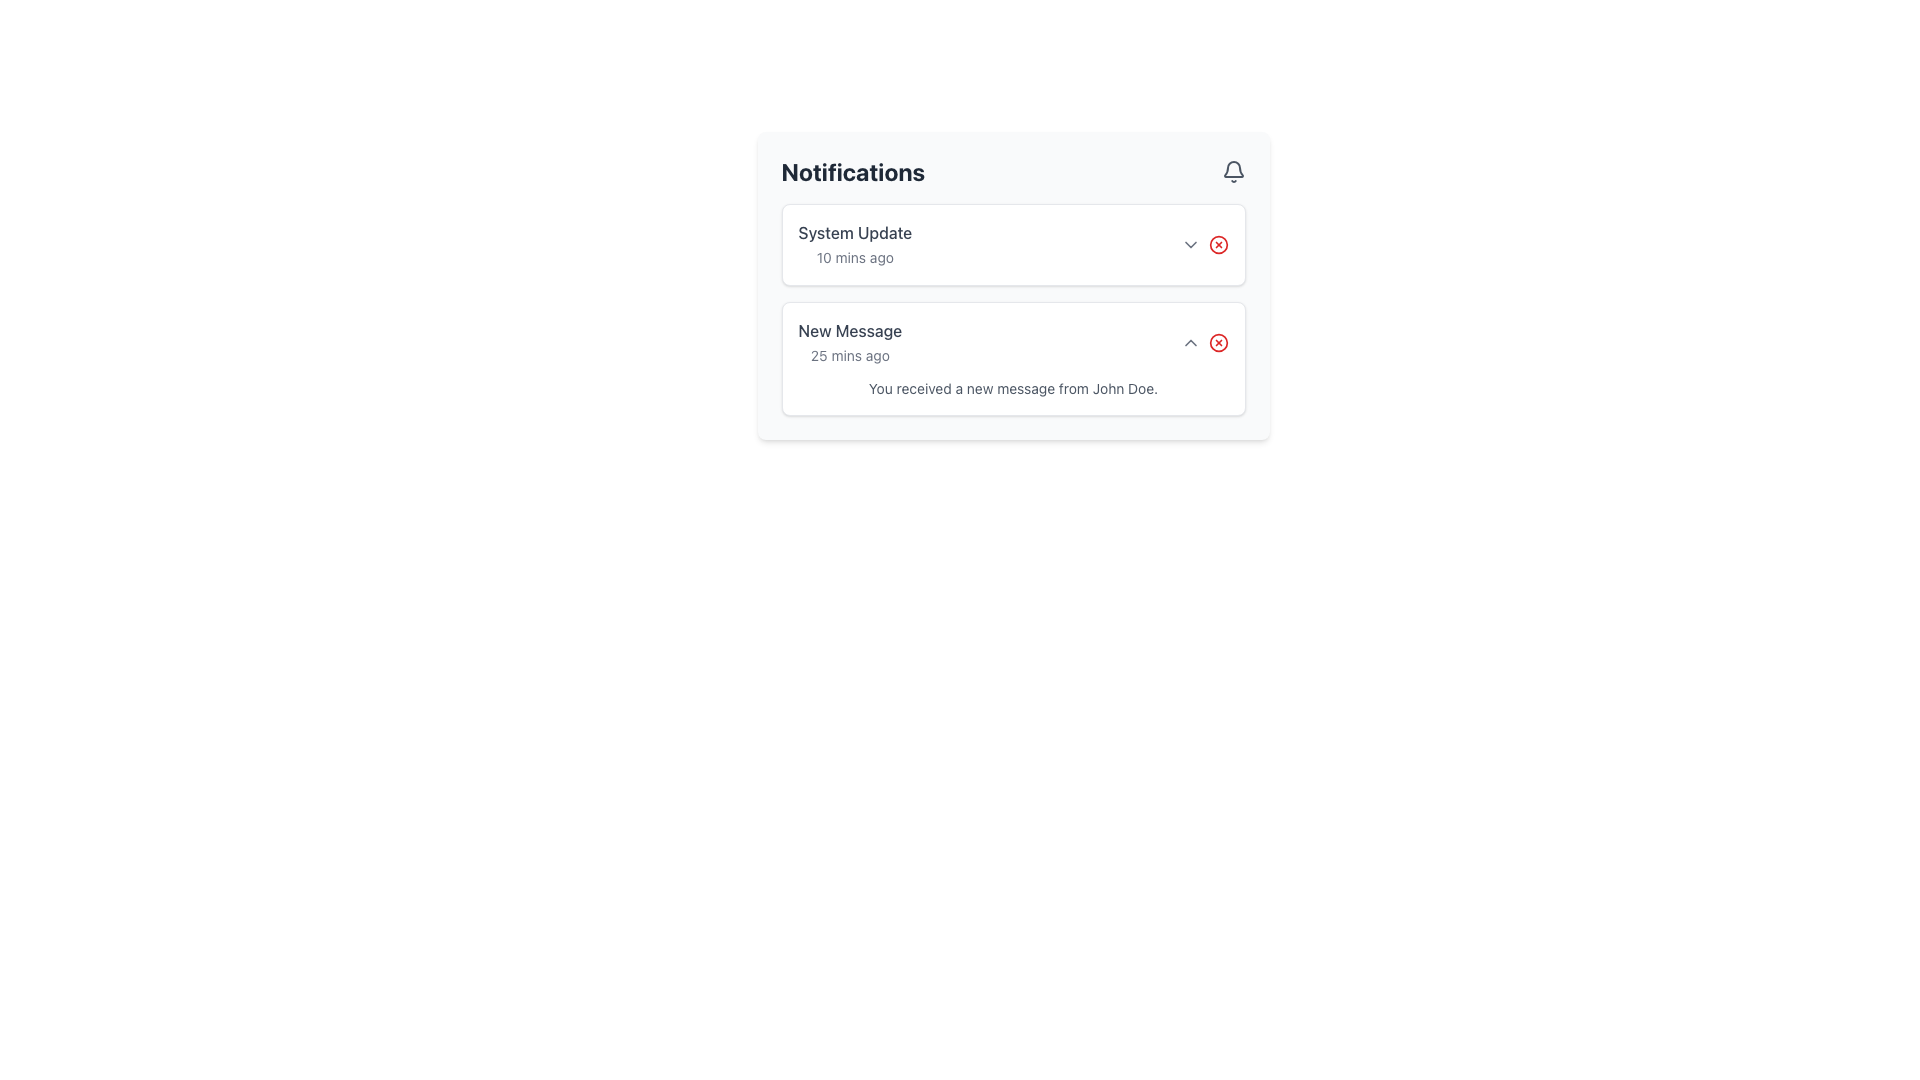 The width and height of the screenshot is (1920, 1080). What do you see at coordinates (1013, 309) in the screenshot?
I see `the second Notification Card in the notification panel that displays 'New Message' at the top left, highlighting it for visibility` at bounding box center [1013, 309].